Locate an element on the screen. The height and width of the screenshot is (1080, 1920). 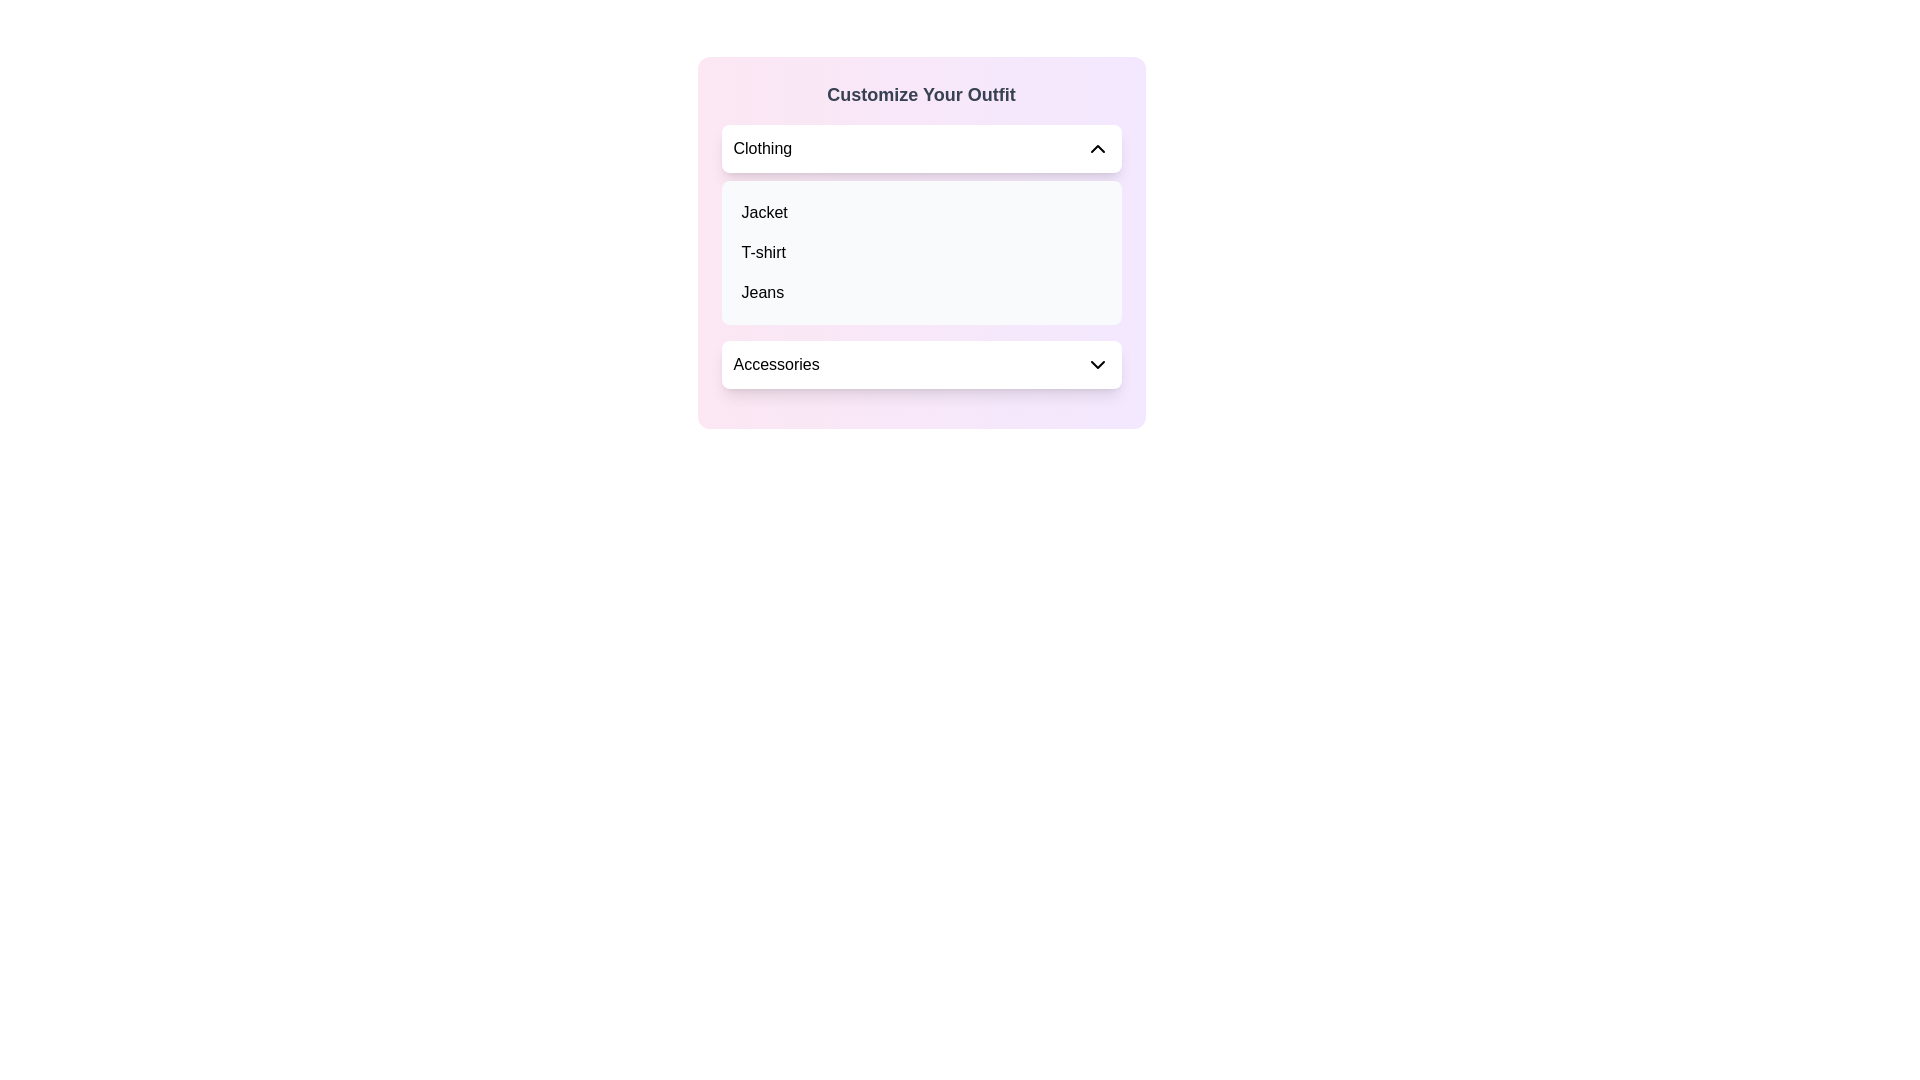
the text label that serves as a title for the outfit customization section is located at coordinates (920, 95).